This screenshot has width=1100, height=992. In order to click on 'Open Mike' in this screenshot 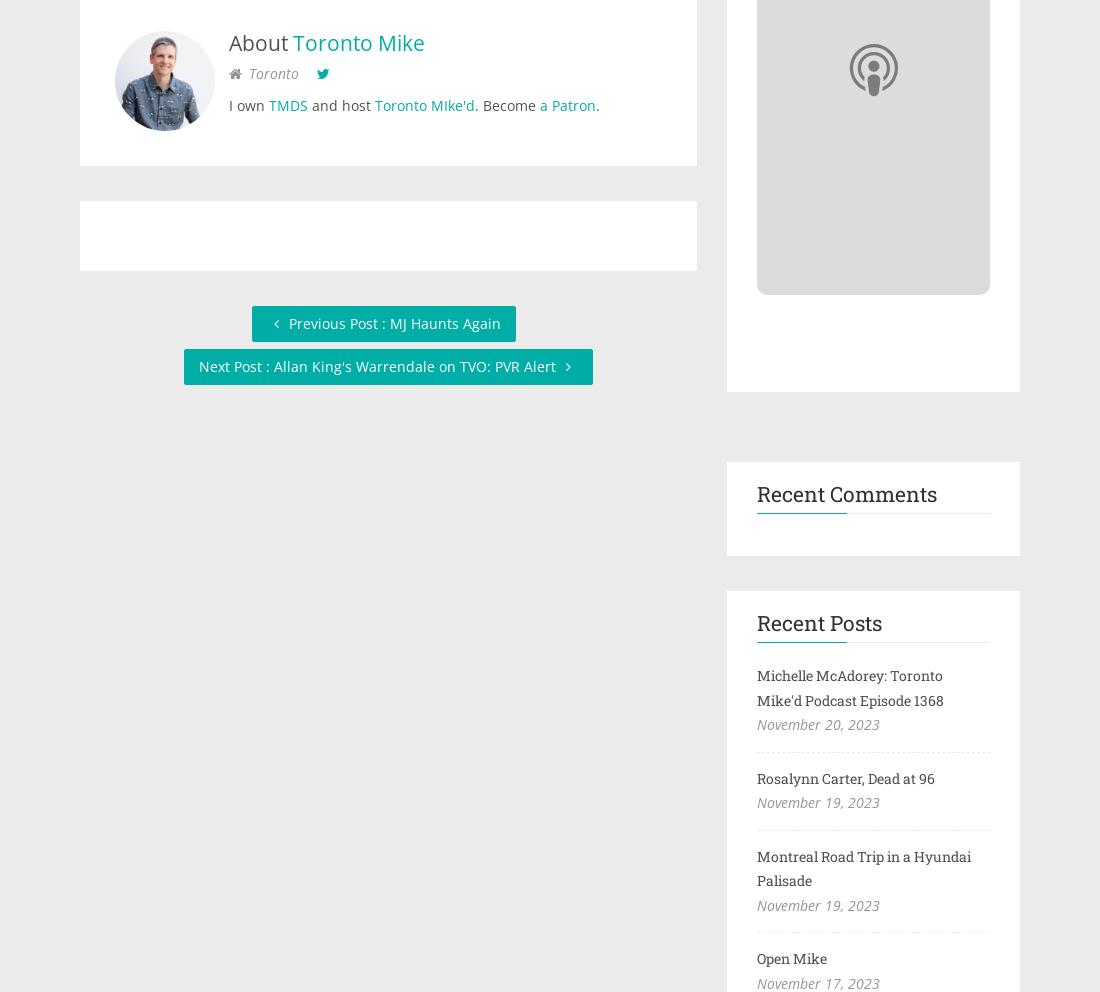, I will do `click(791, 958)`.